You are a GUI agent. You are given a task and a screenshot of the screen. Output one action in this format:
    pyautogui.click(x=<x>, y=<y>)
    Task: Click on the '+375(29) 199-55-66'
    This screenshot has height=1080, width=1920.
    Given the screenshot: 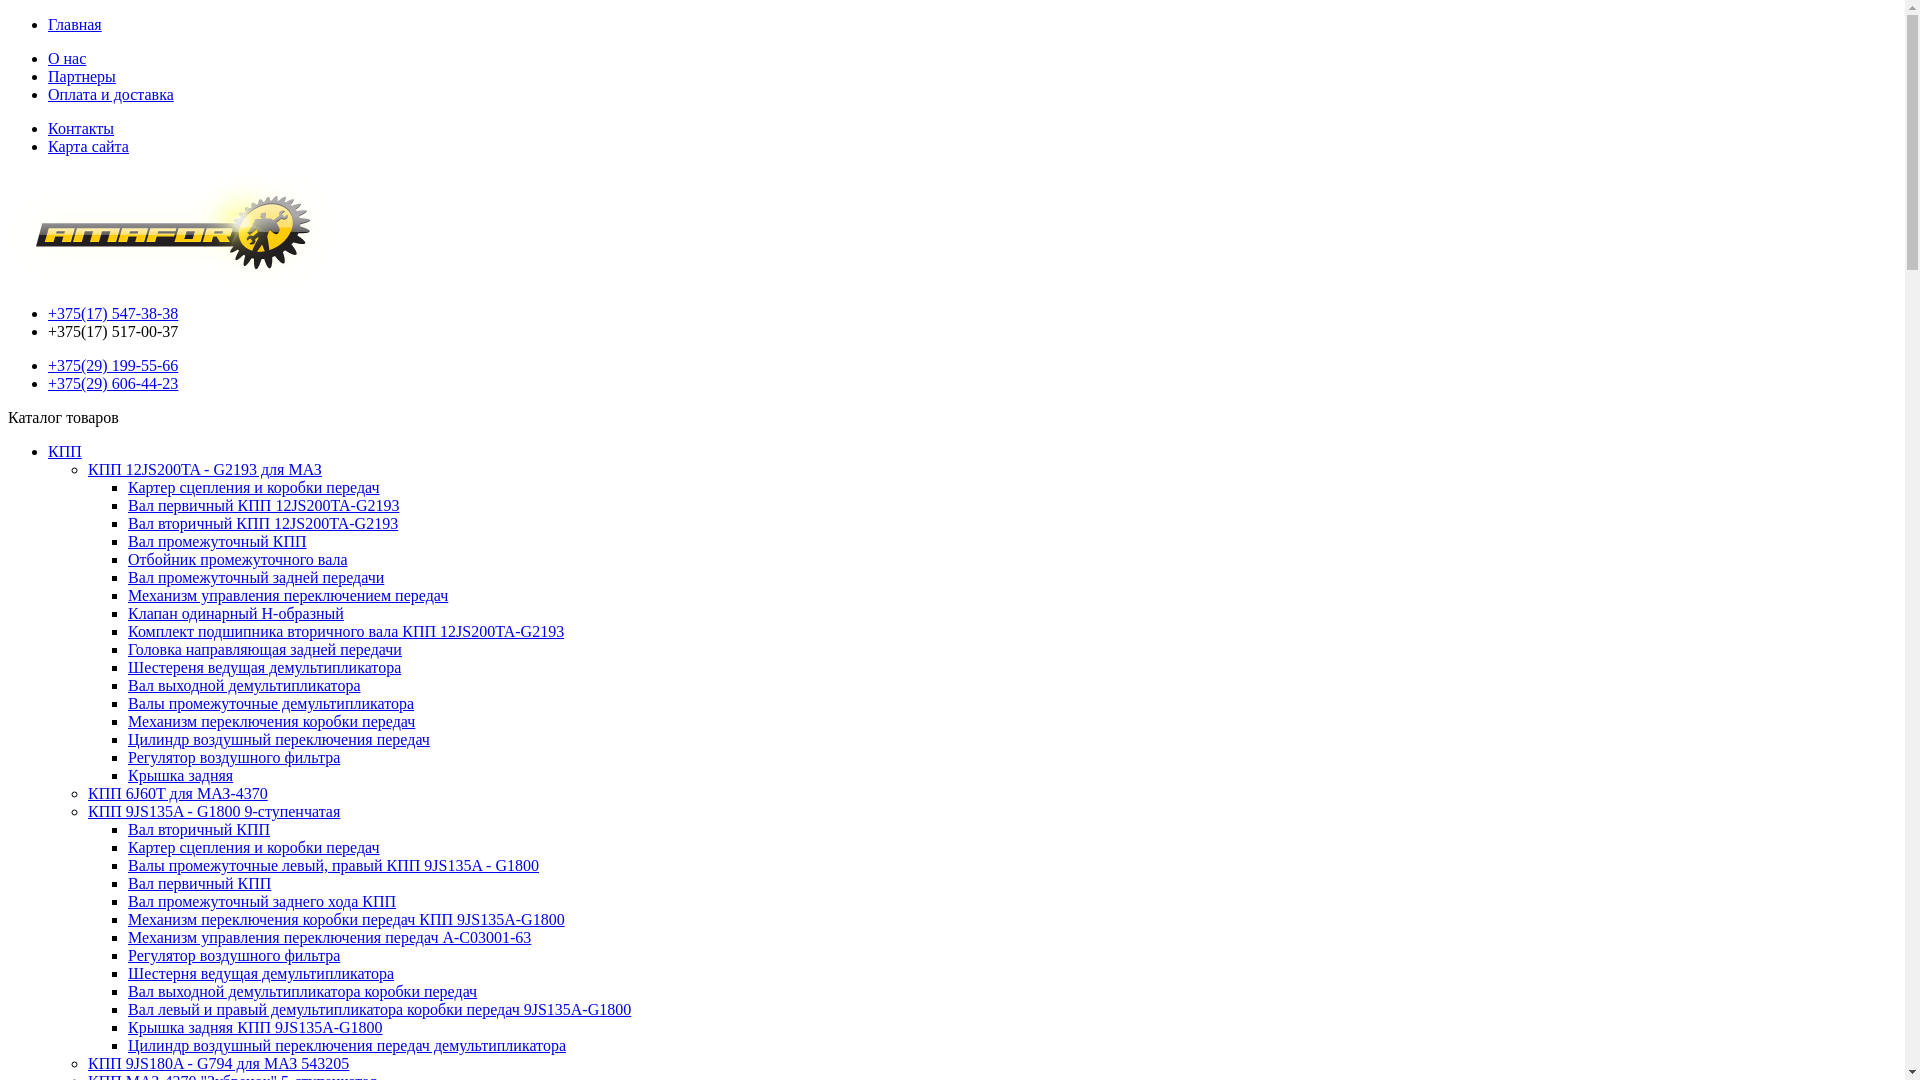 What is the action you would take?
    pyautogui.click(x=112, y=365)
    